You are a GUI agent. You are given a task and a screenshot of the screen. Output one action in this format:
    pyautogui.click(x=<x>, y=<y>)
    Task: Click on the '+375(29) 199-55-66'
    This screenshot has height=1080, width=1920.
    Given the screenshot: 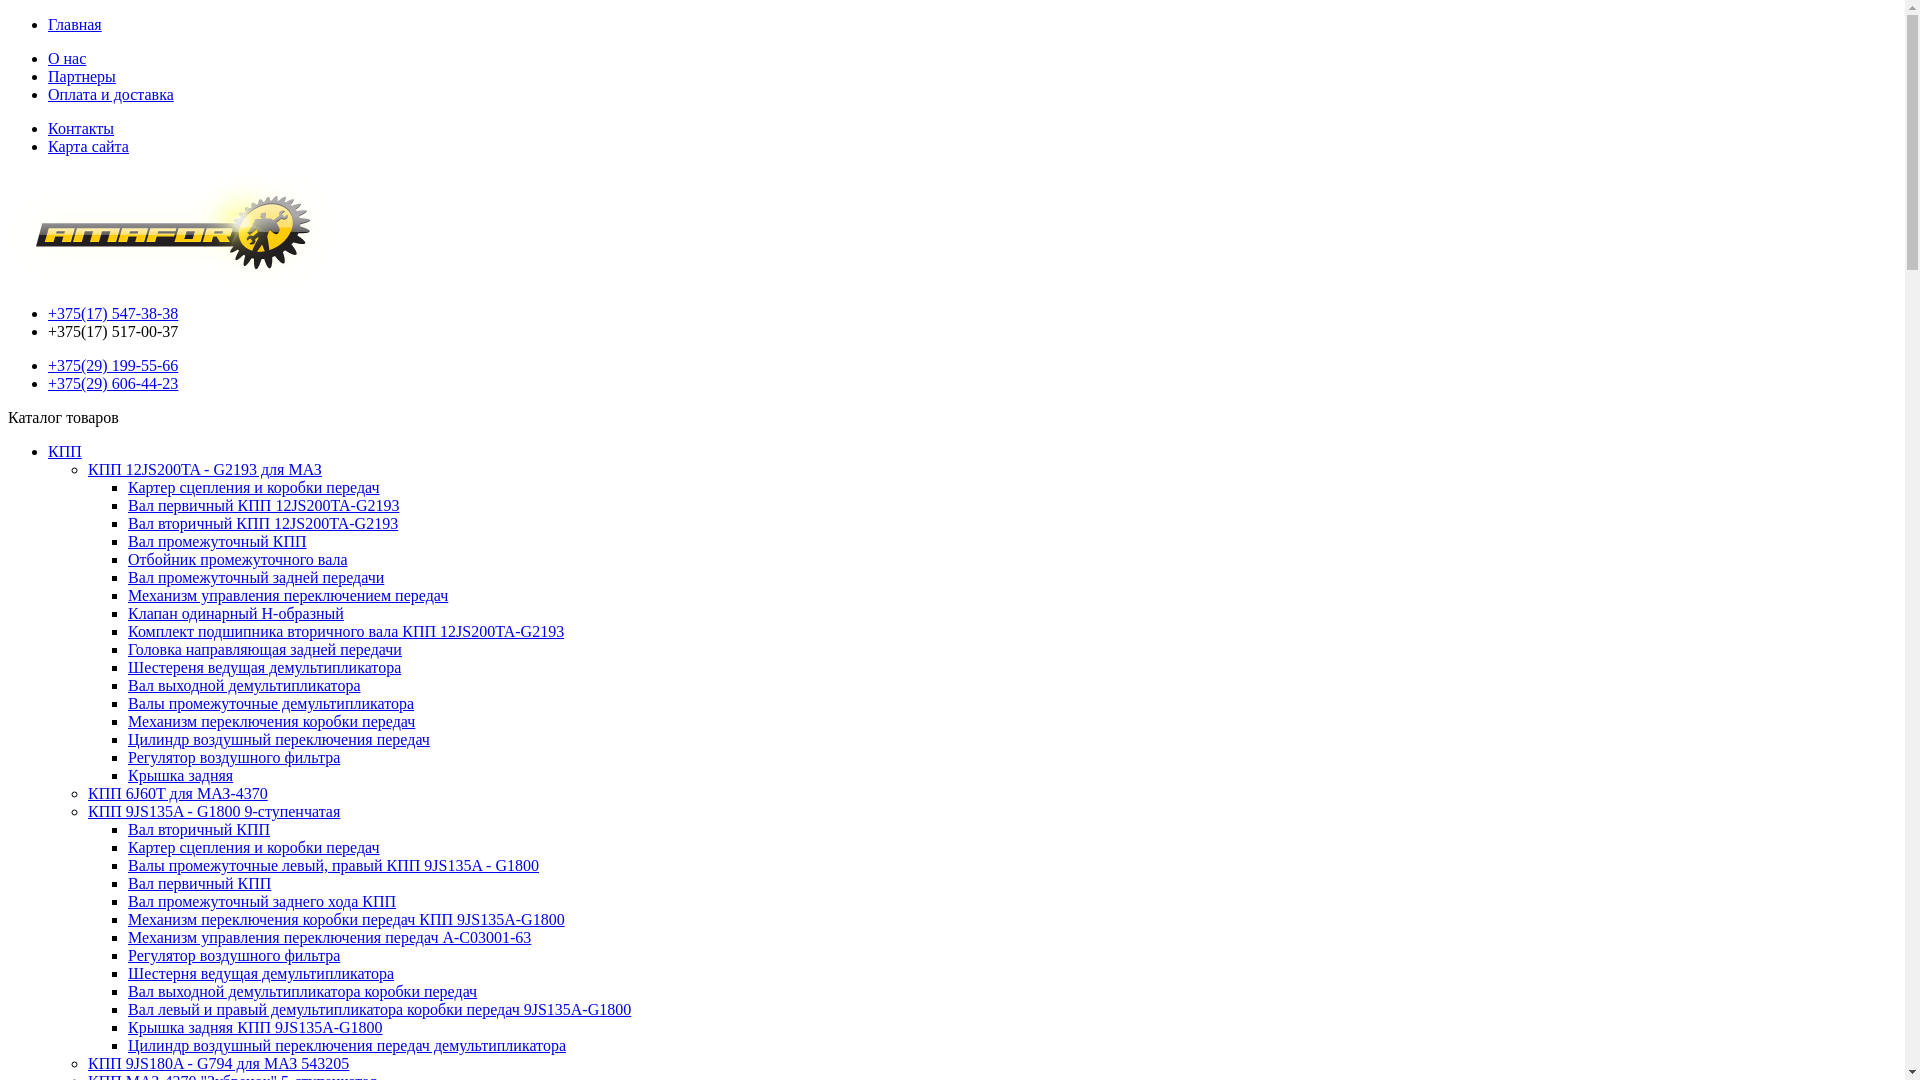 What is the action you would take?
    pyautogui.click(x=112, y=365)
    